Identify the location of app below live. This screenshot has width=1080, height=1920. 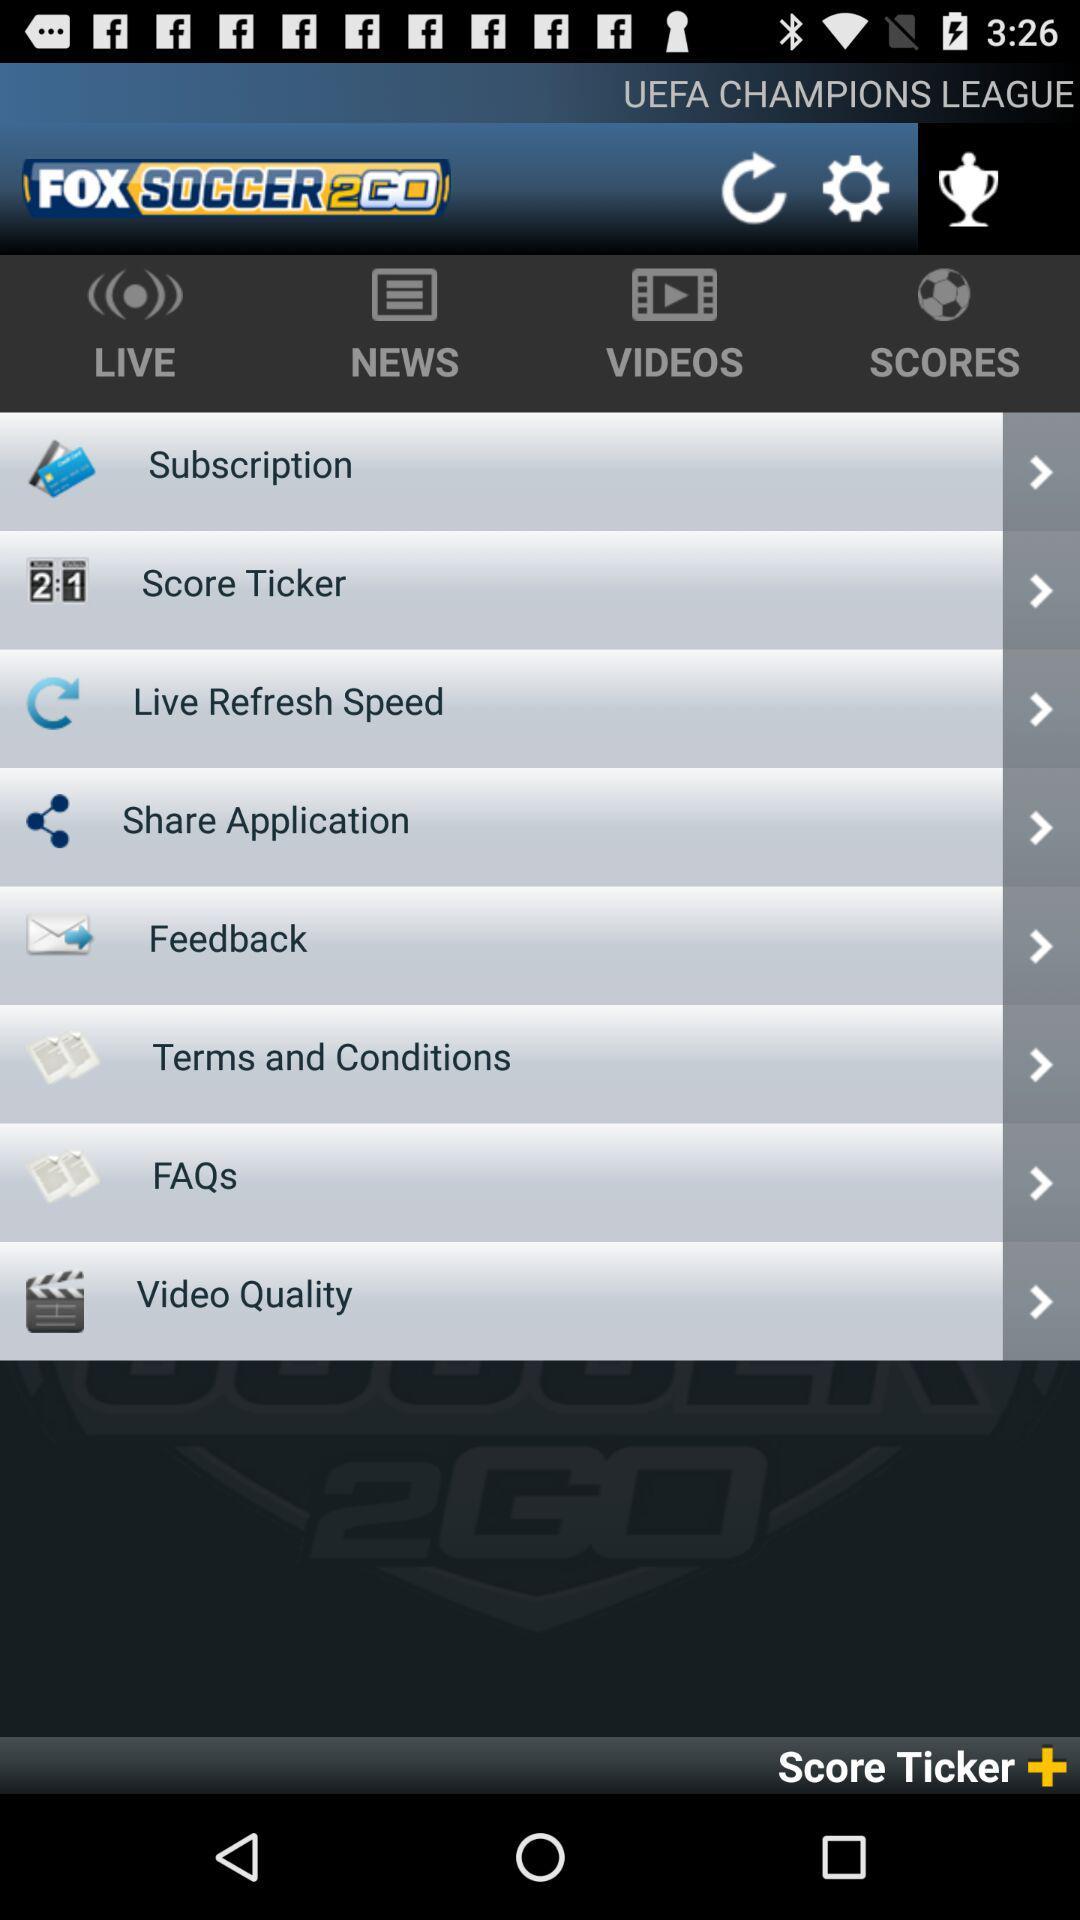
(249, 462).